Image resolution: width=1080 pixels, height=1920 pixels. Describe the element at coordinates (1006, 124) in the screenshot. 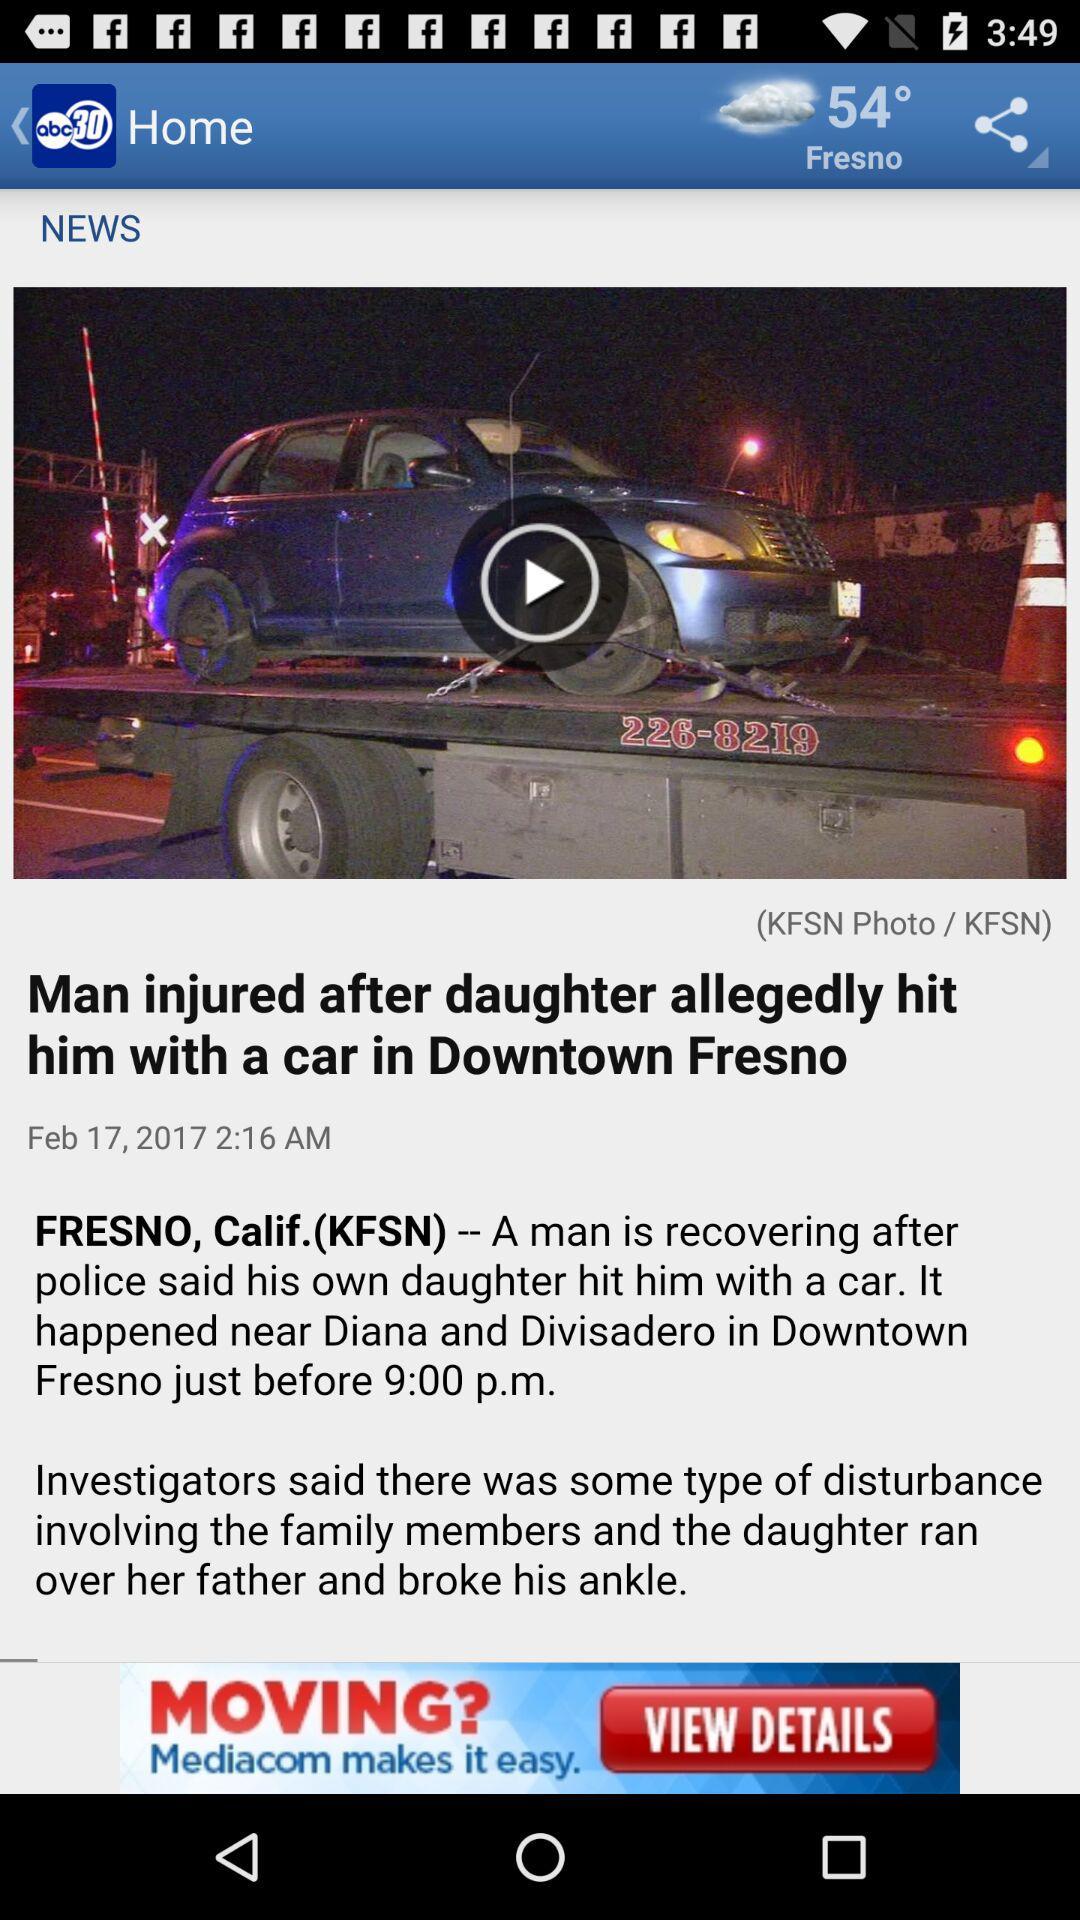

I see `share button` at that location.